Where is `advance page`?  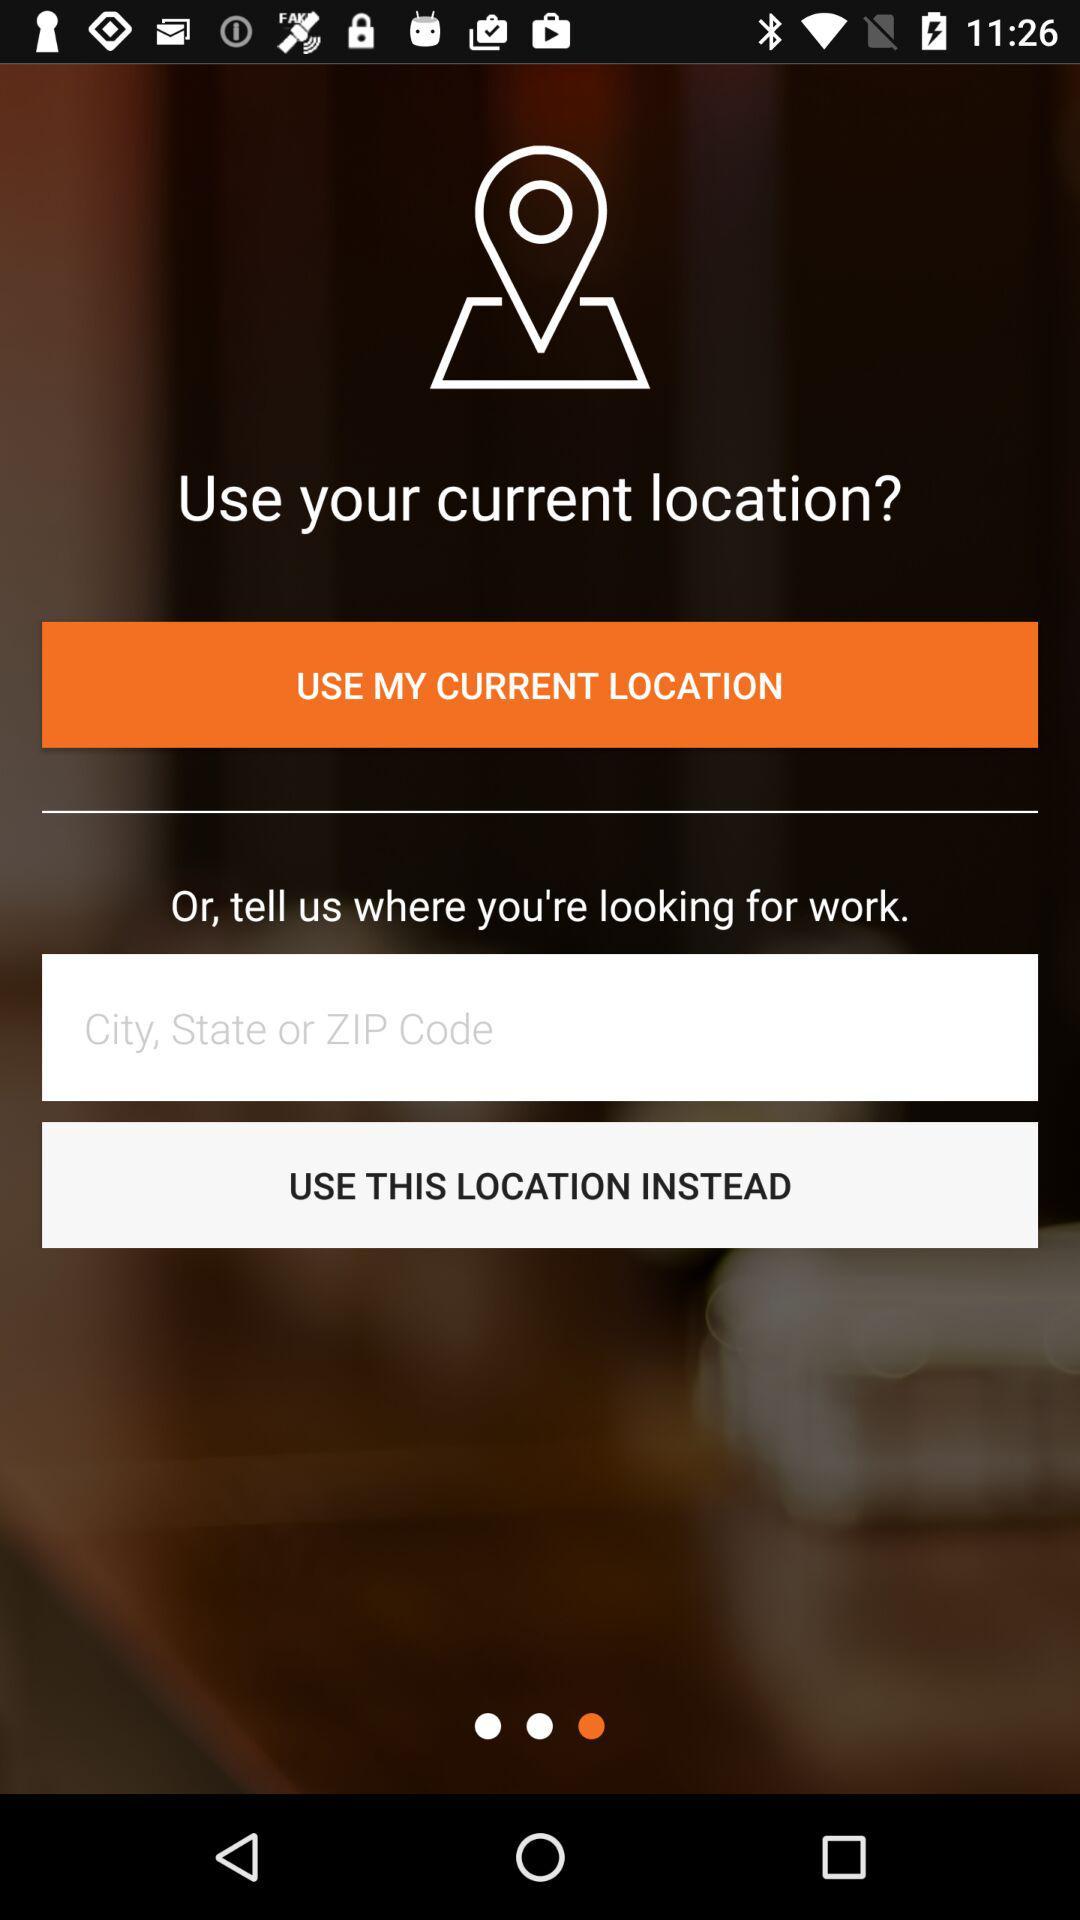
advance page is located at coordinates (590, 1725).